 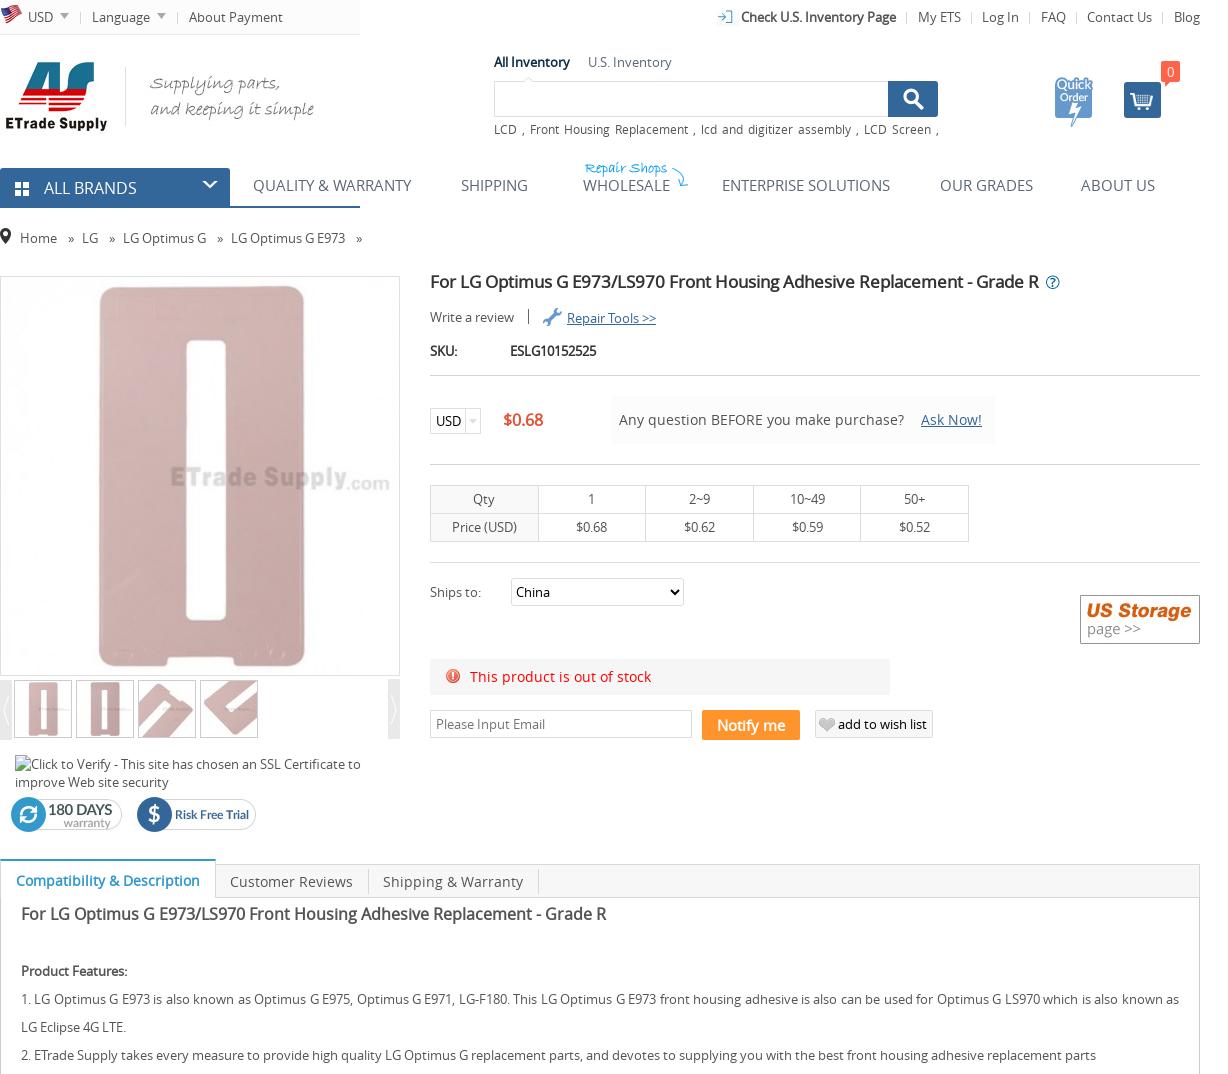 I want to click on 'For LG Optimus G E973/LS970 Front Housing Adhesive Replacement - Grade R', so click(x=313, y=912).